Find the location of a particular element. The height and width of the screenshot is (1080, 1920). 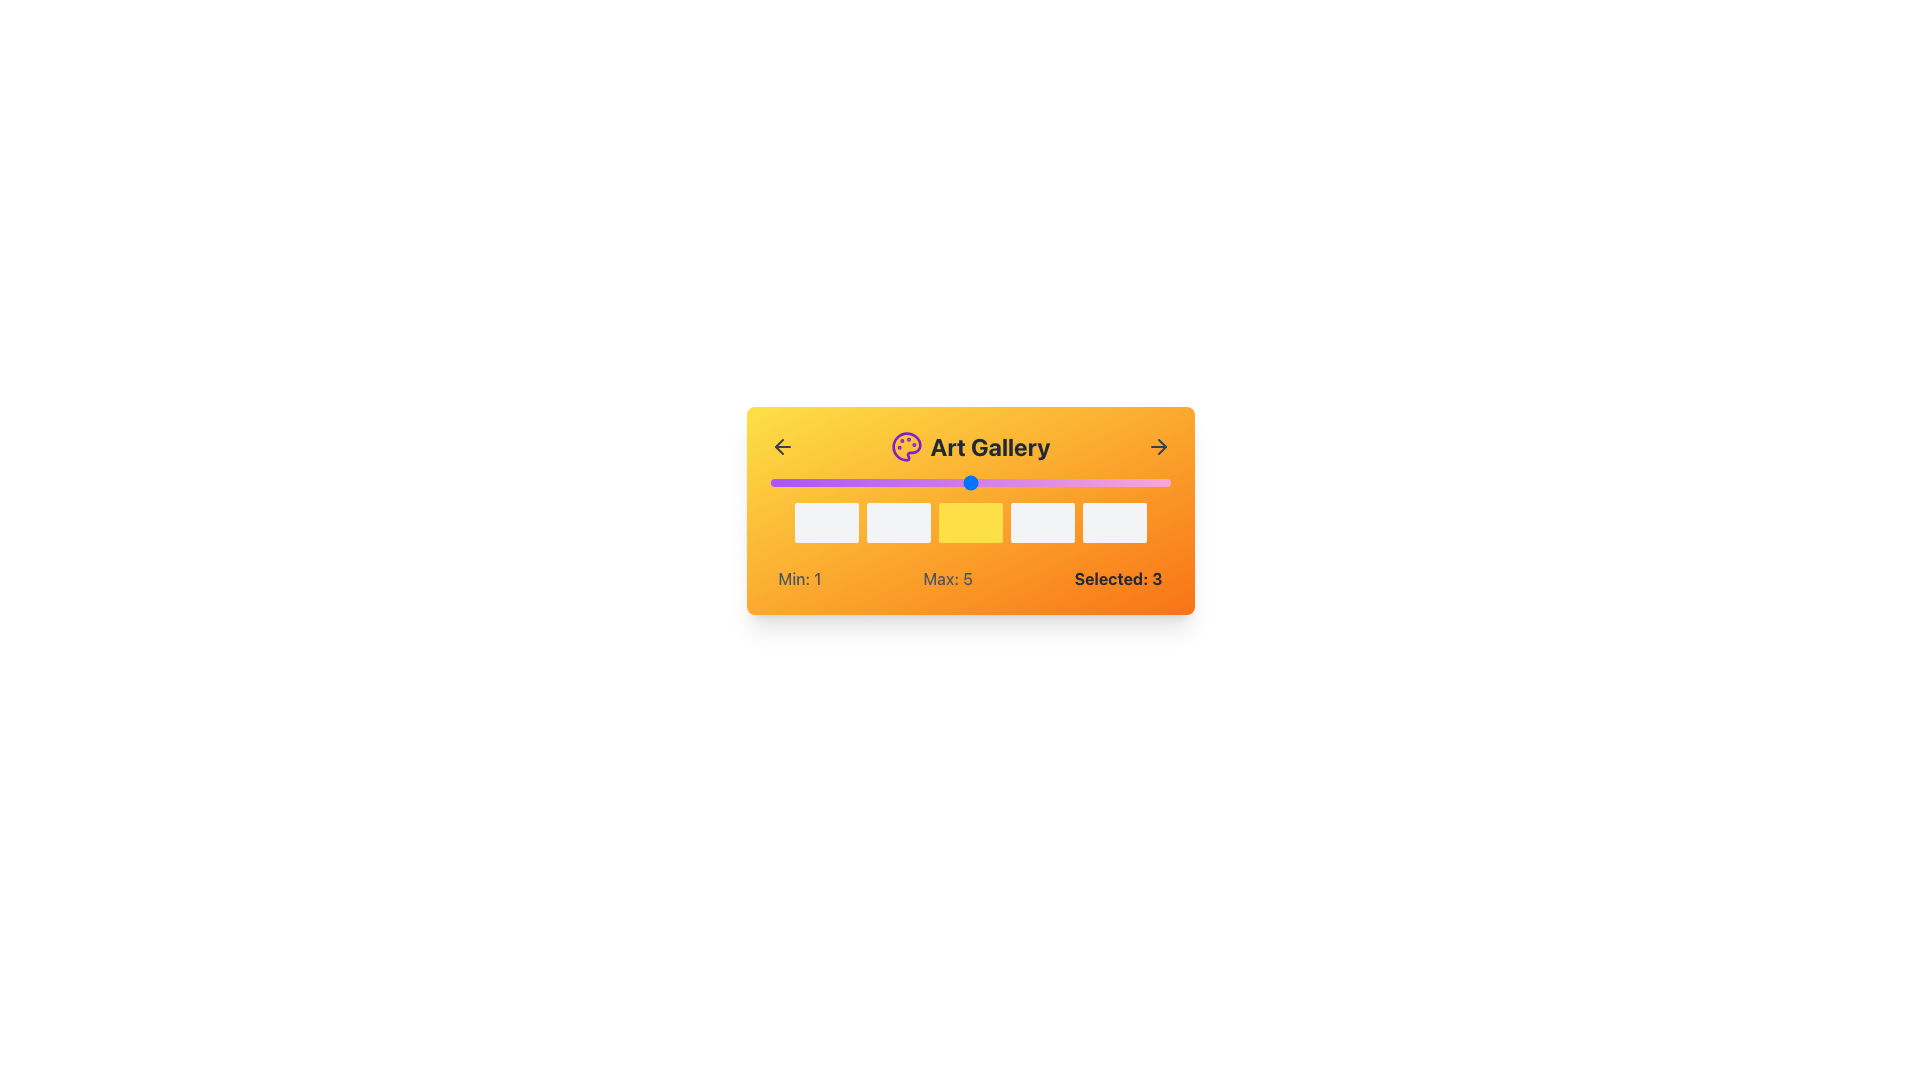

the text label displaying 'Min: 1' in gray font on an orange background, located at the bottom left corner of the card-like UI is located at coordinates (800, 578).